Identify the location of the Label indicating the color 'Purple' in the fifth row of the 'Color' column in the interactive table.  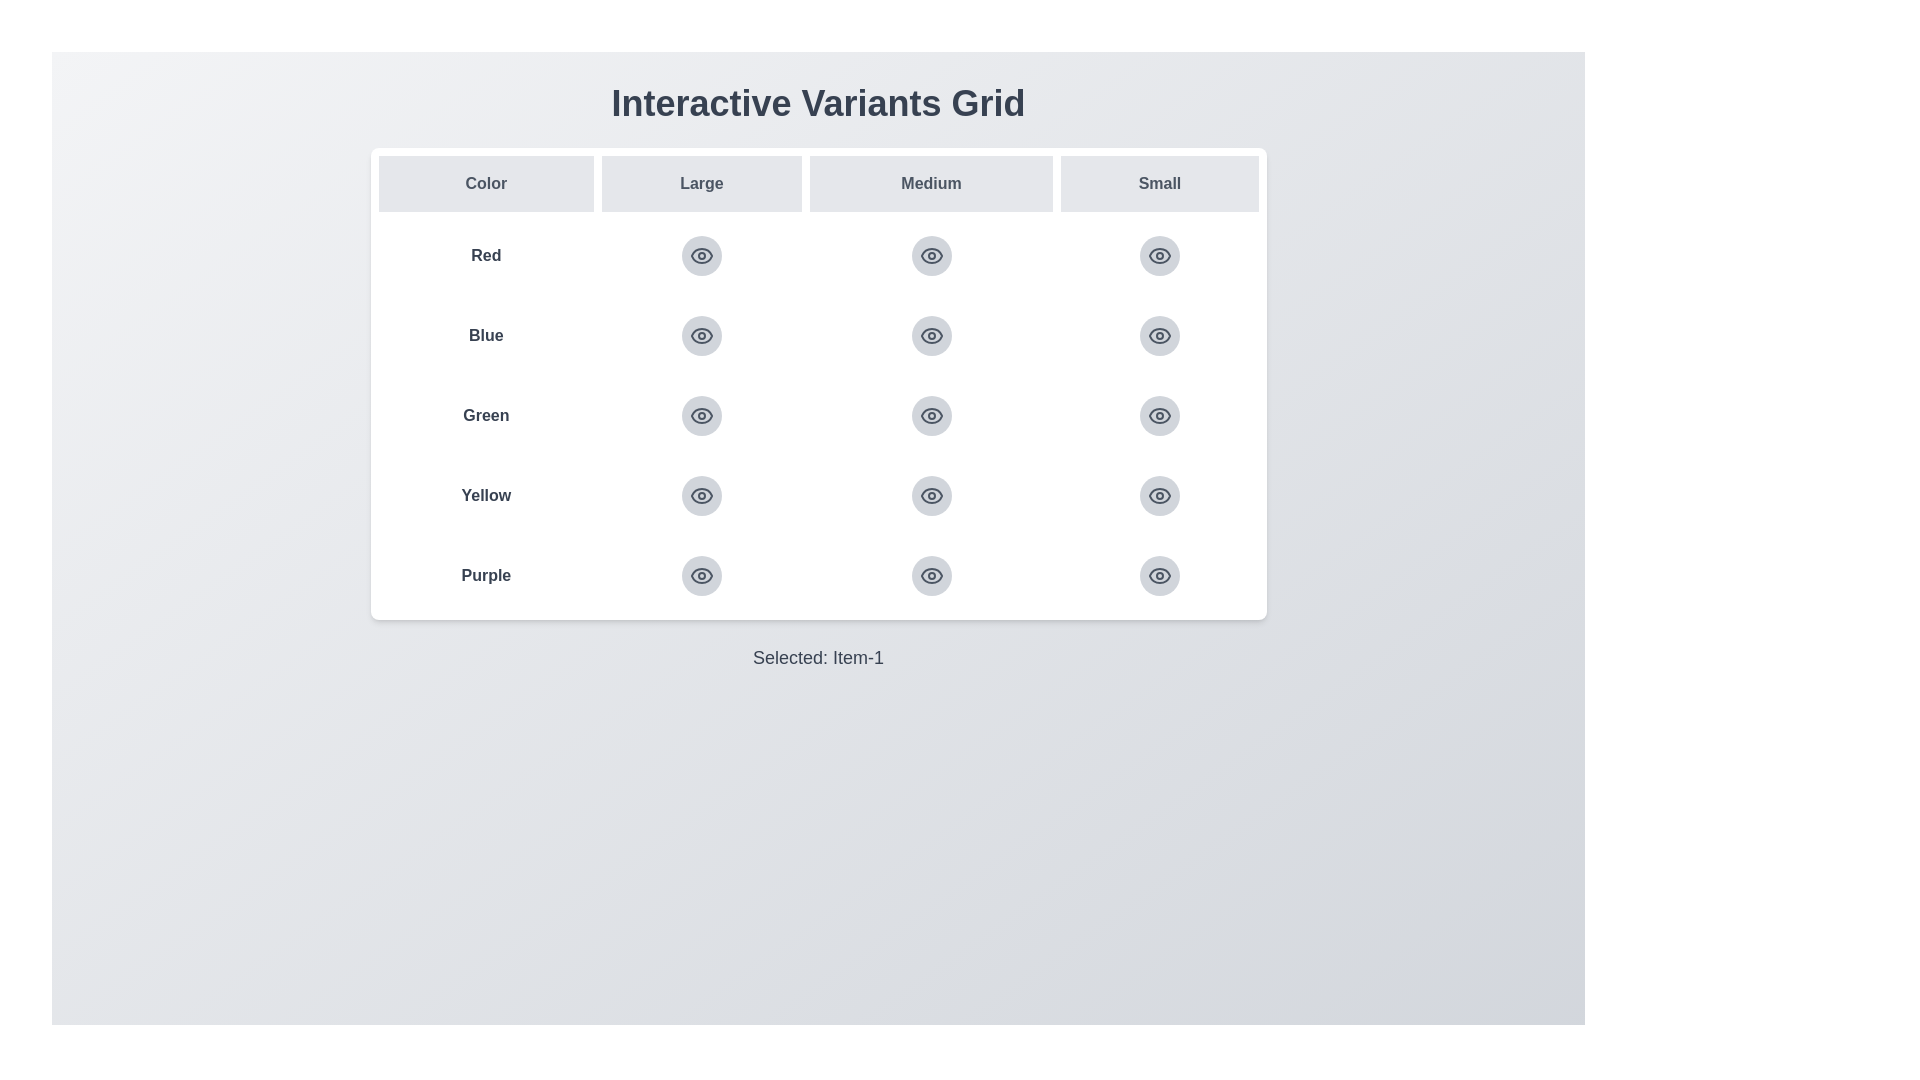
(486, 575).